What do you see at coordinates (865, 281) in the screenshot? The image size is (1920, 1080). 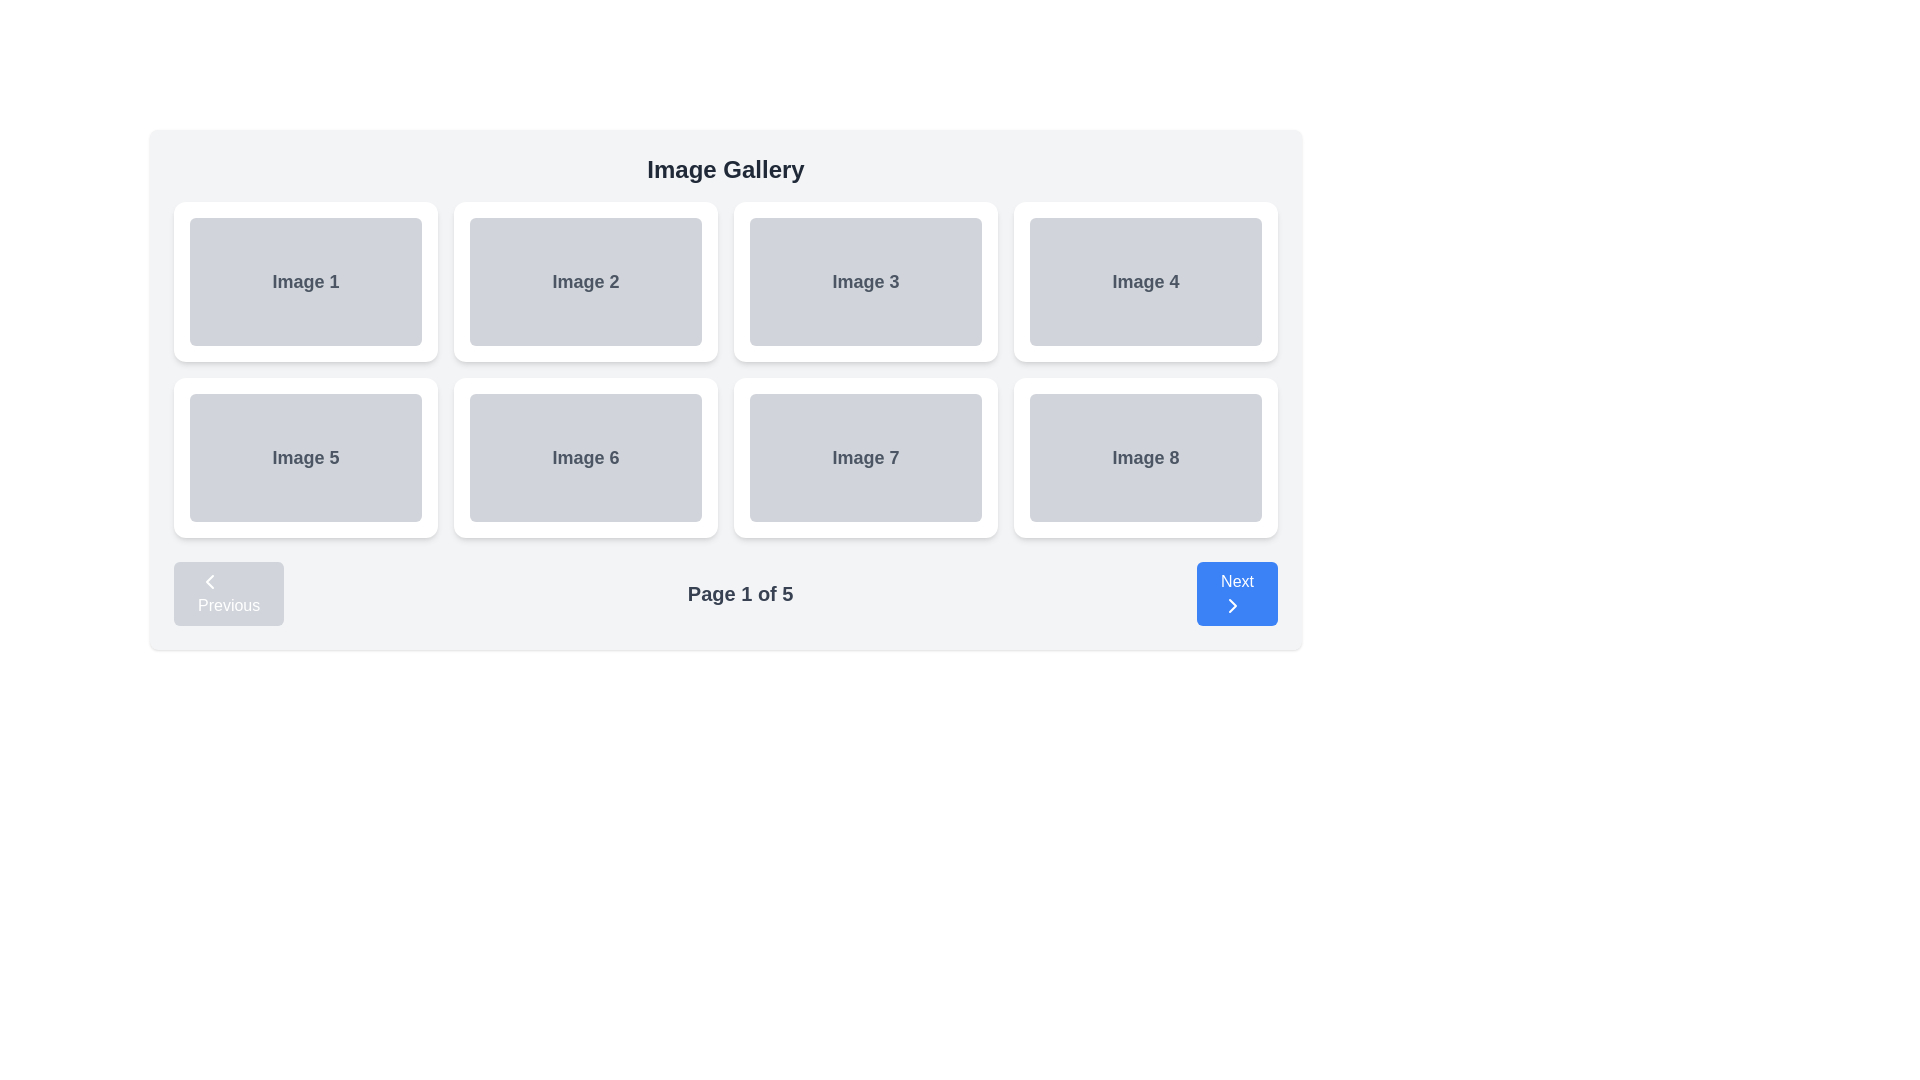 I see `the Card element labeled as 'Image 3', which is the third element in the upper row of a 4x2 grid layout, positioned between 'Image 2' and 'Image 4'` at bounding box center [865, 281].